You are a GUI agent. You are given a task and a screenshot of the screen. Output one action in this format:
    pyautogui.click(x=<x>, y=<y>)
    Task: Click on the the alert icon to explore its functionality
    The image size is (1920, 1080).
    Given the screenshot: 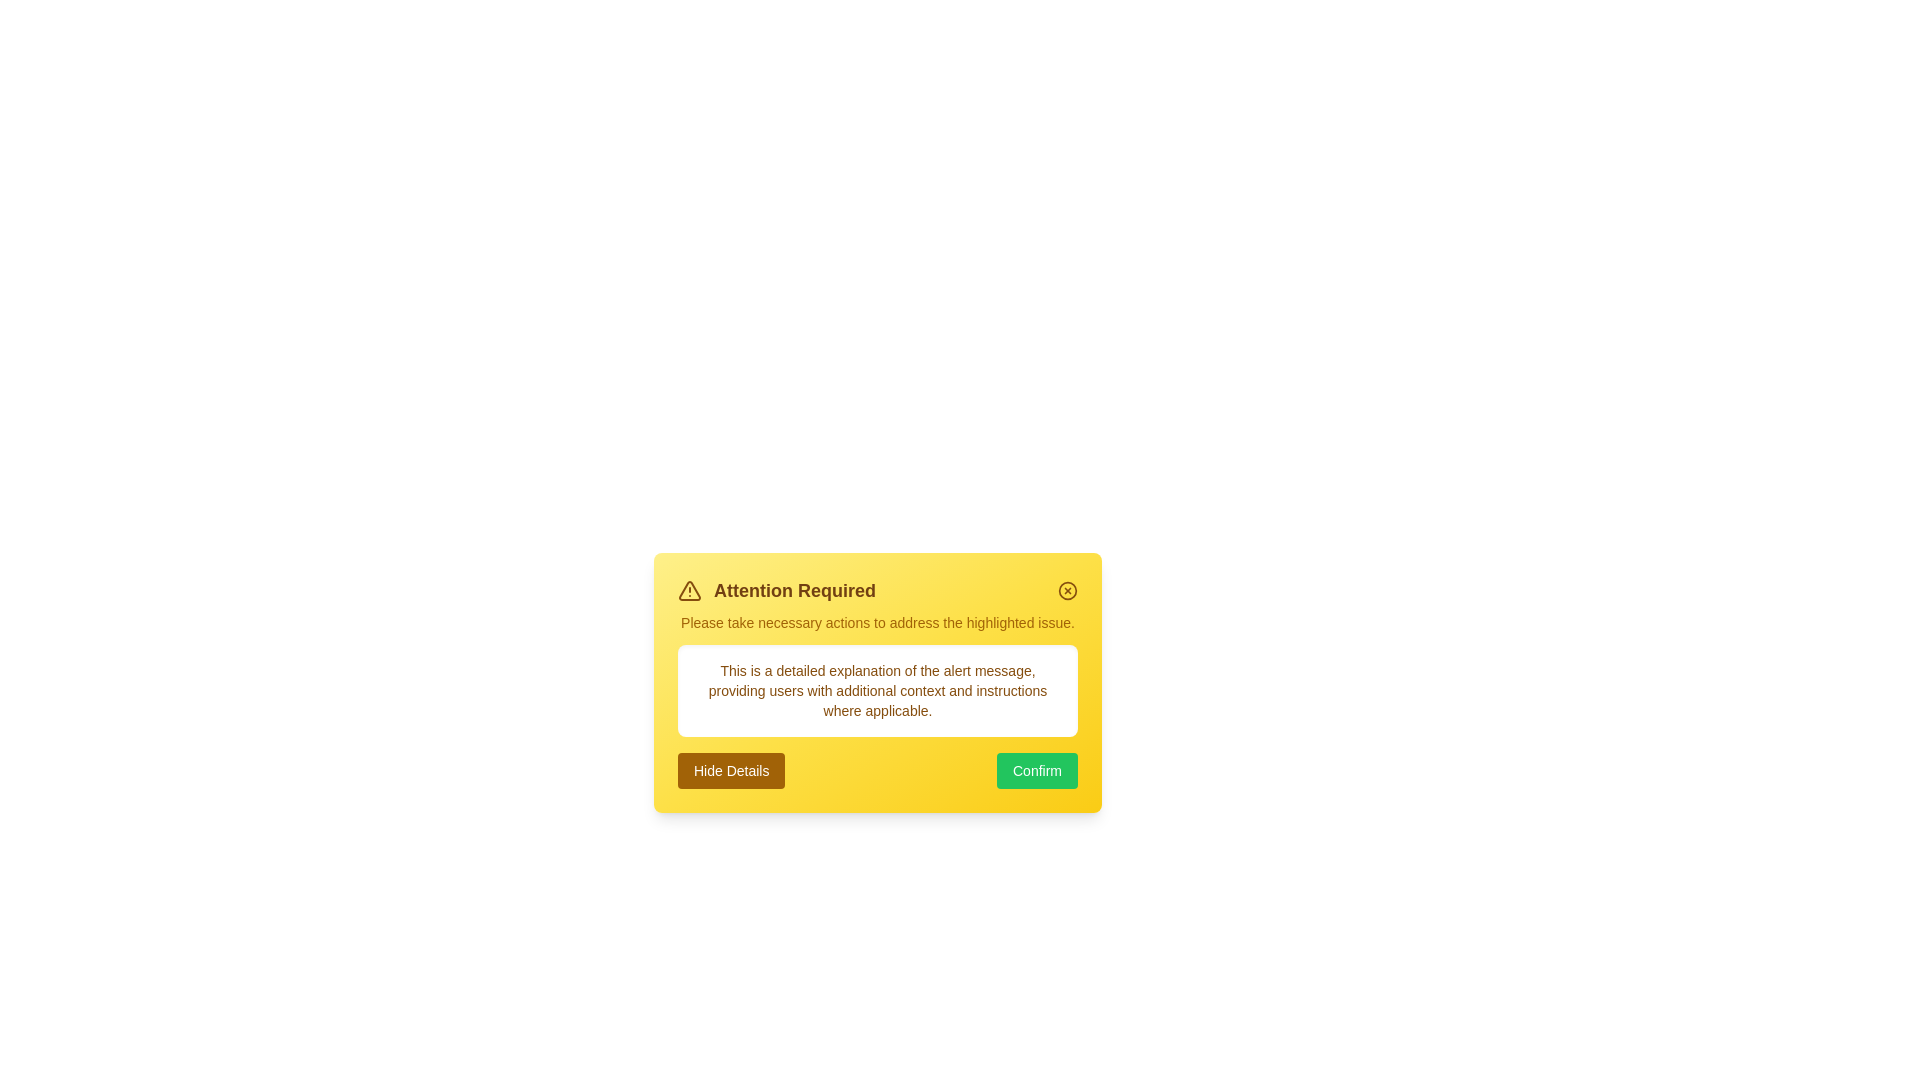 What is the action you would take?
    pyautogui.click(x=690, y=589)
    